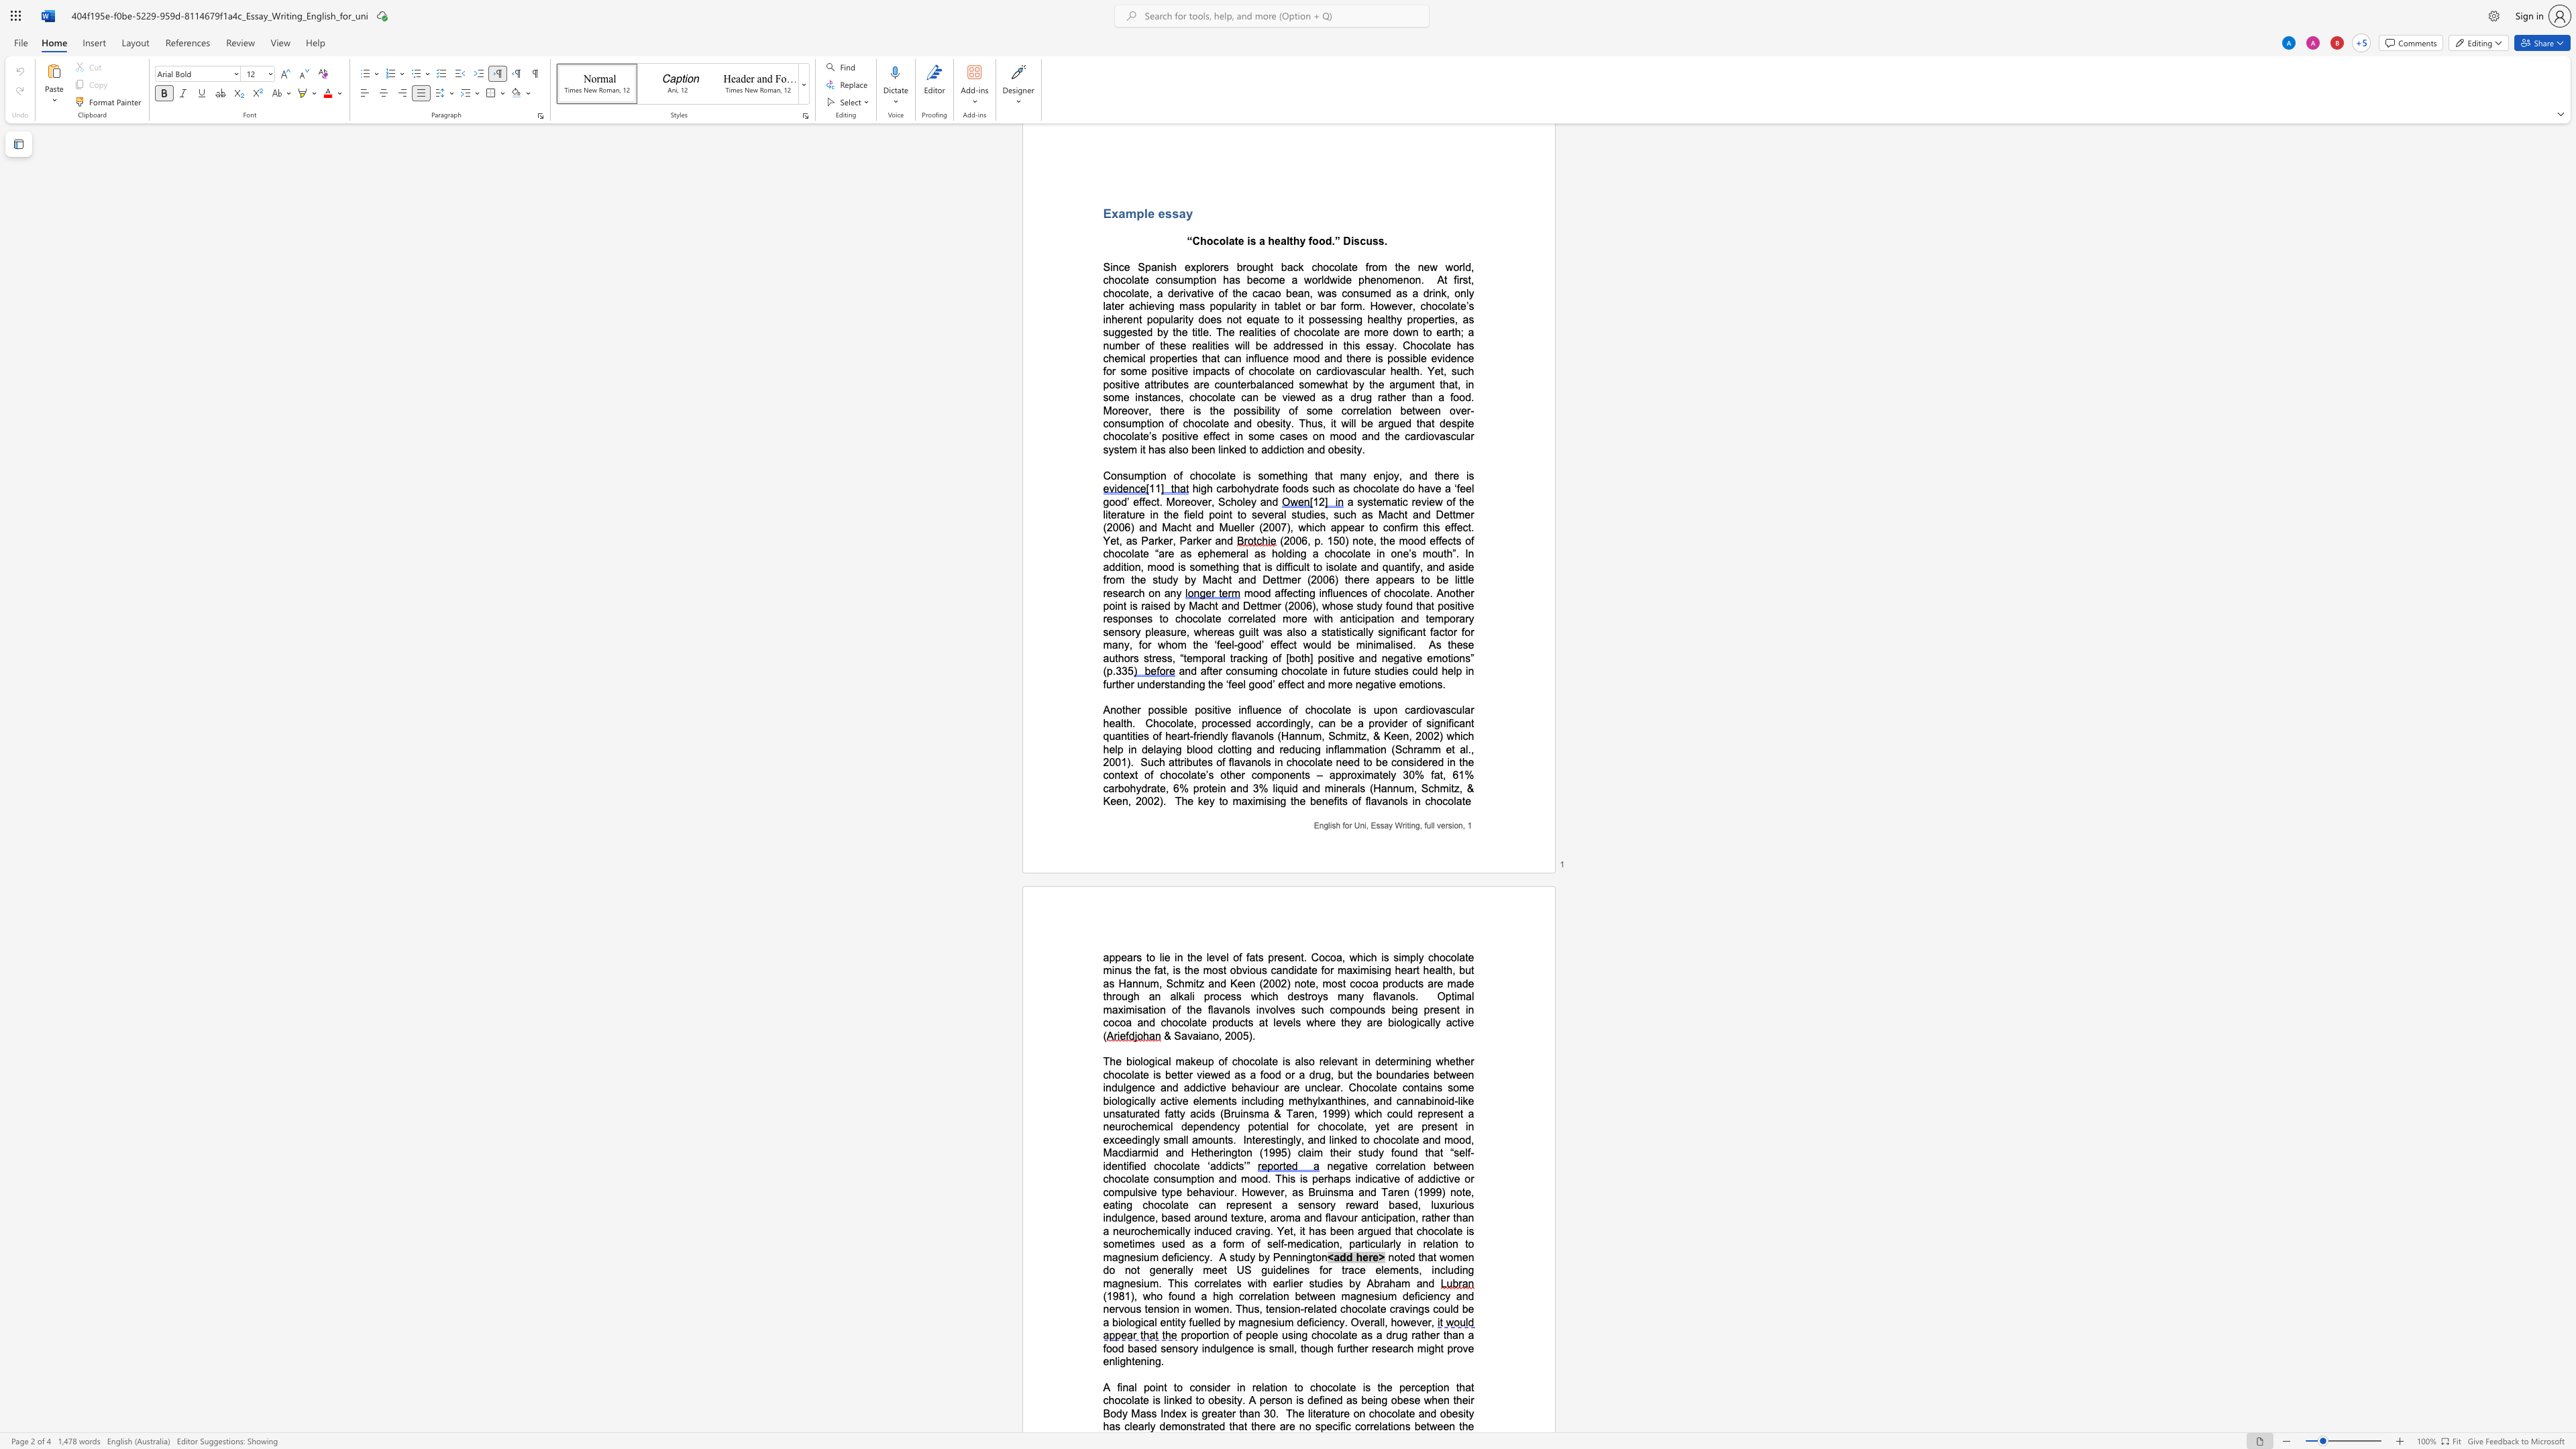 Image resolution: width=2576 pixels, height=1449 pixels. I want to click on the space between the continuous character "t" and "r" in the text, so click(1200, 1426).